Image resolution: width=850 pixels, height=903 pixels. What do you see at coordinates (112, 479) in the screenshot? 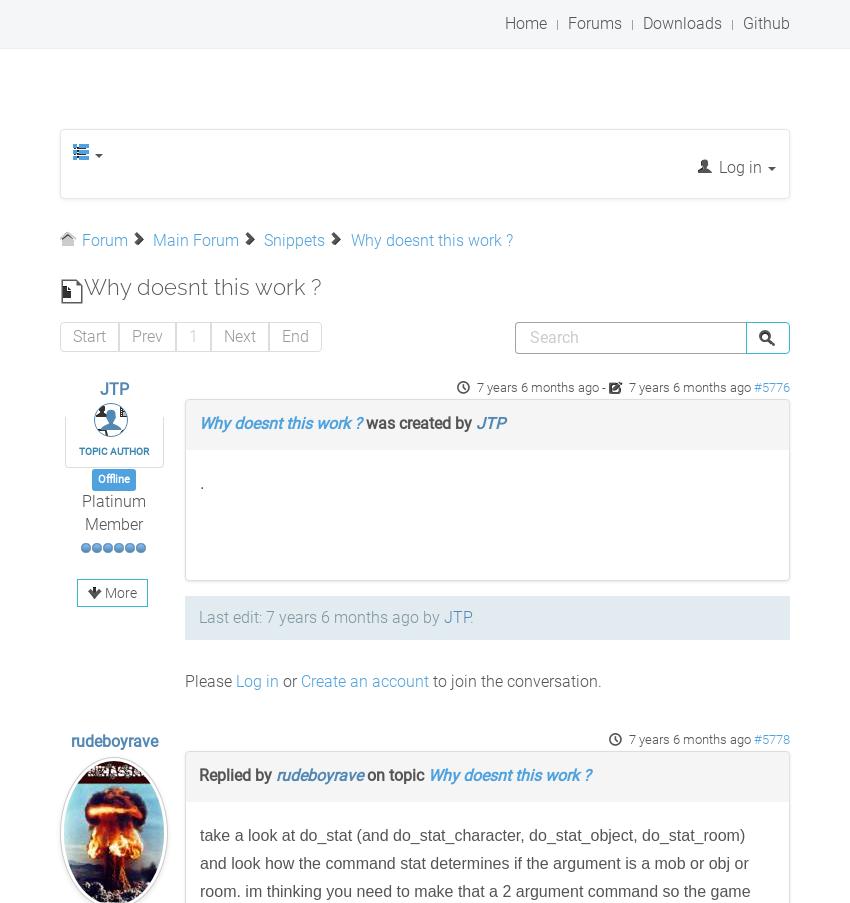
I see `'Offline'` at bounding box center [112, 479].